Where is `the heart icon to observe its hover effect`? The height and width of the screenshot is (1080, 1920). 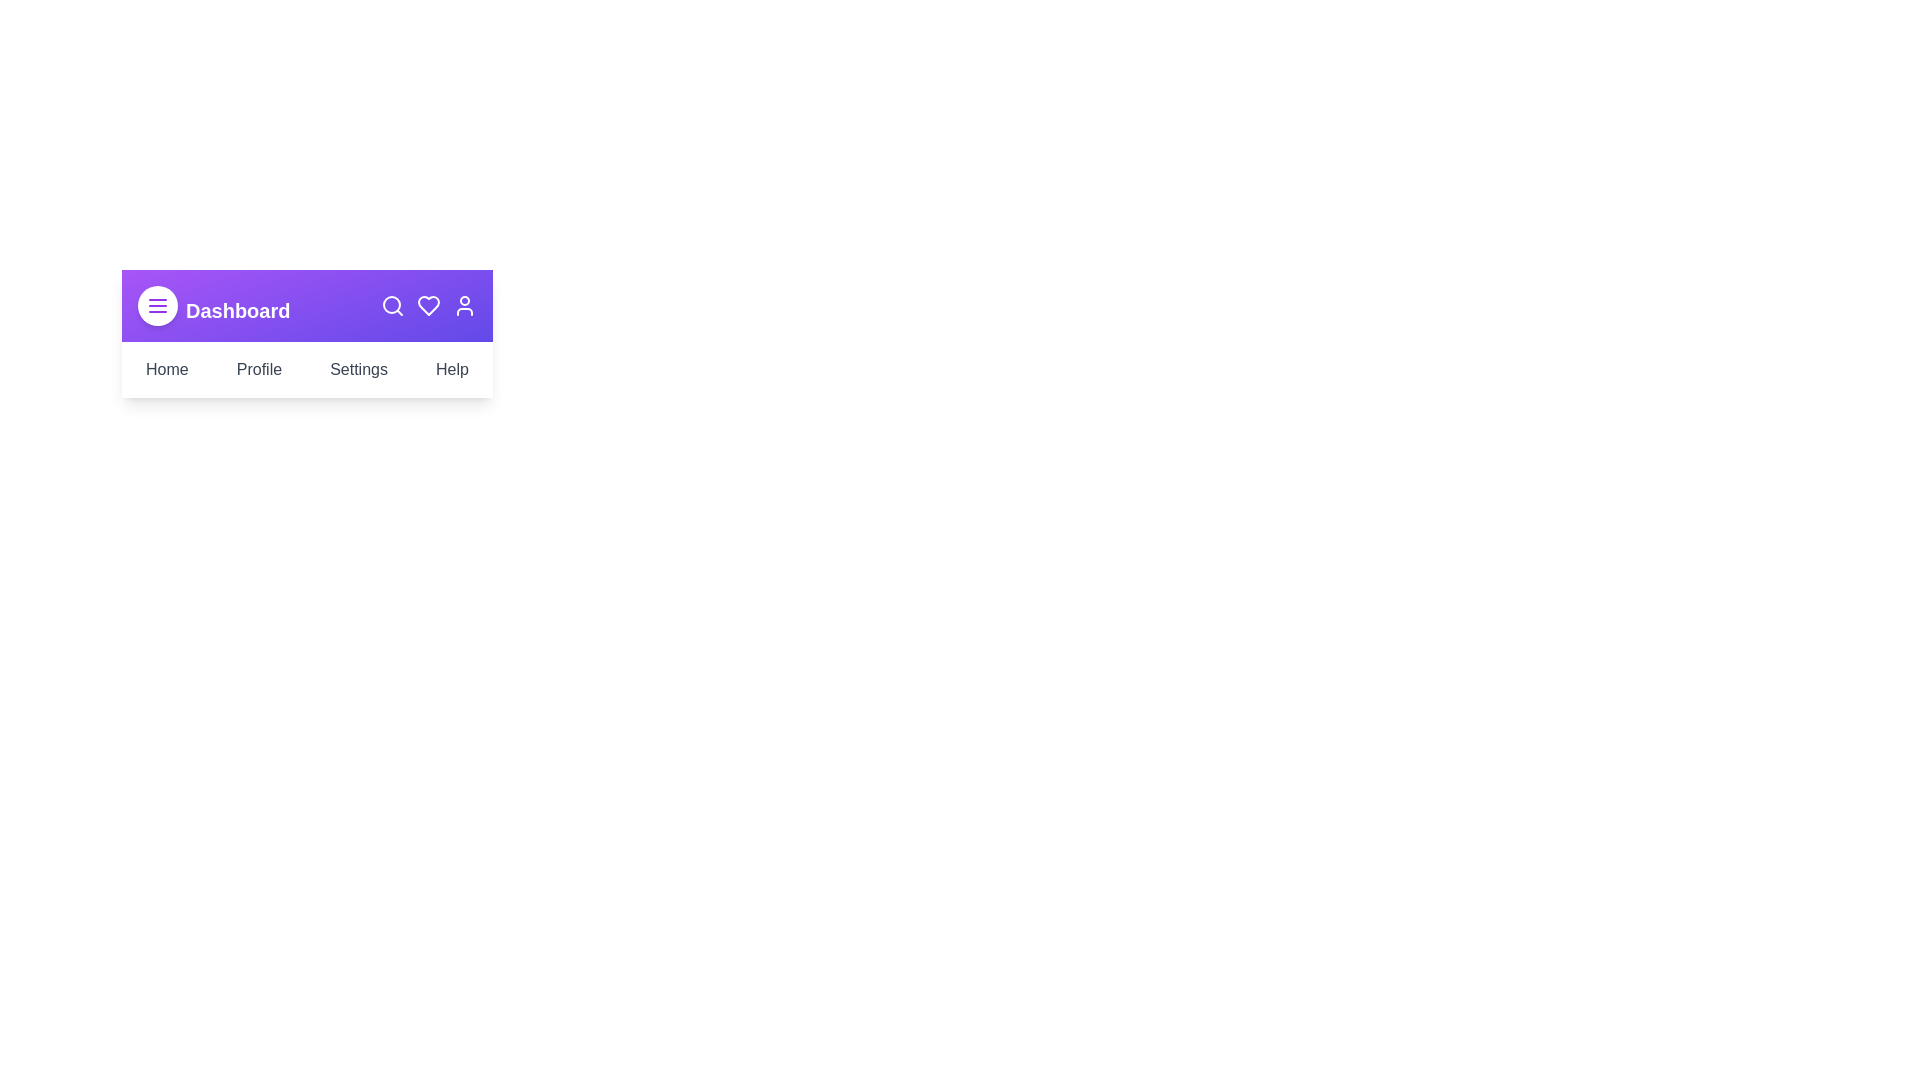 the heart icon to observe its hover effect is located at coordinates (427, 305).